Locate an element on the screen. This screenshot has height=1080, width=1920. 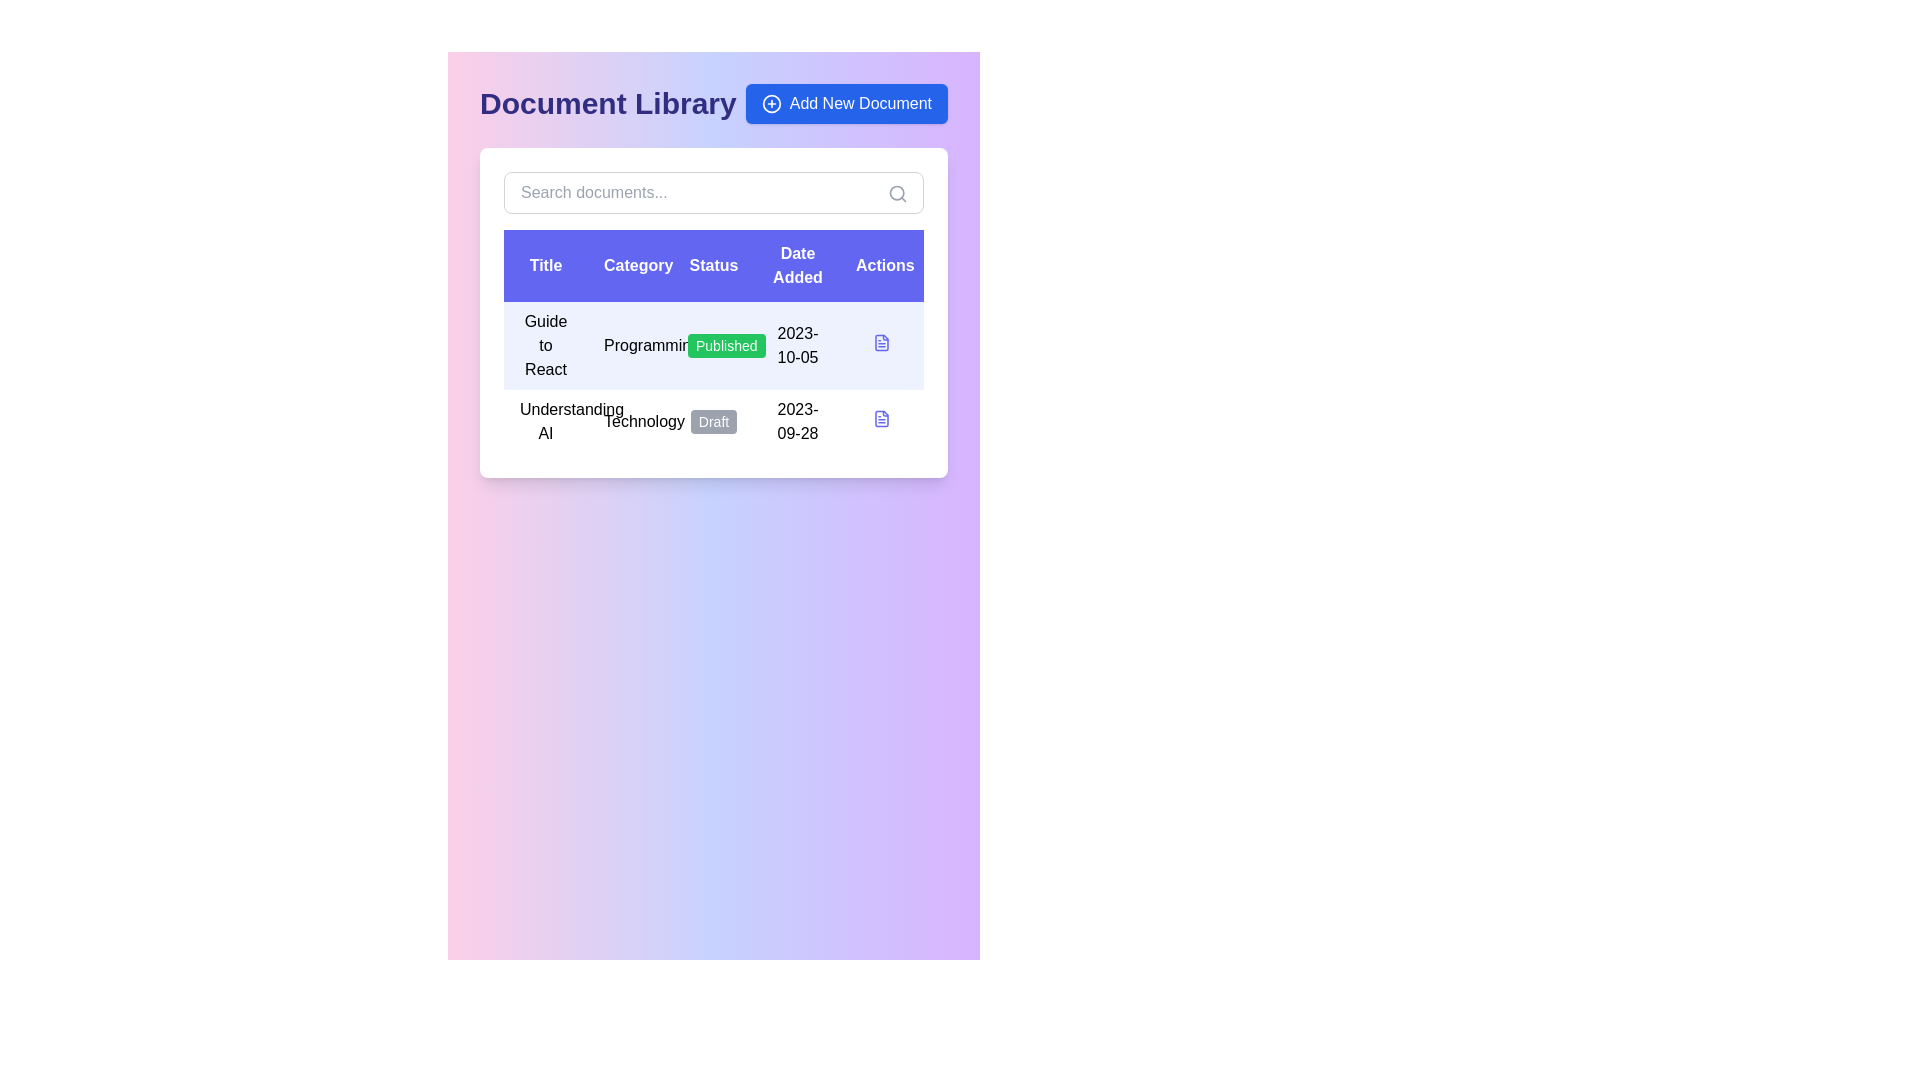
the text label displaying 'Programming' in the table under the 'Category' column, which is the second cell in the first row is located at coordinates (628, 345).